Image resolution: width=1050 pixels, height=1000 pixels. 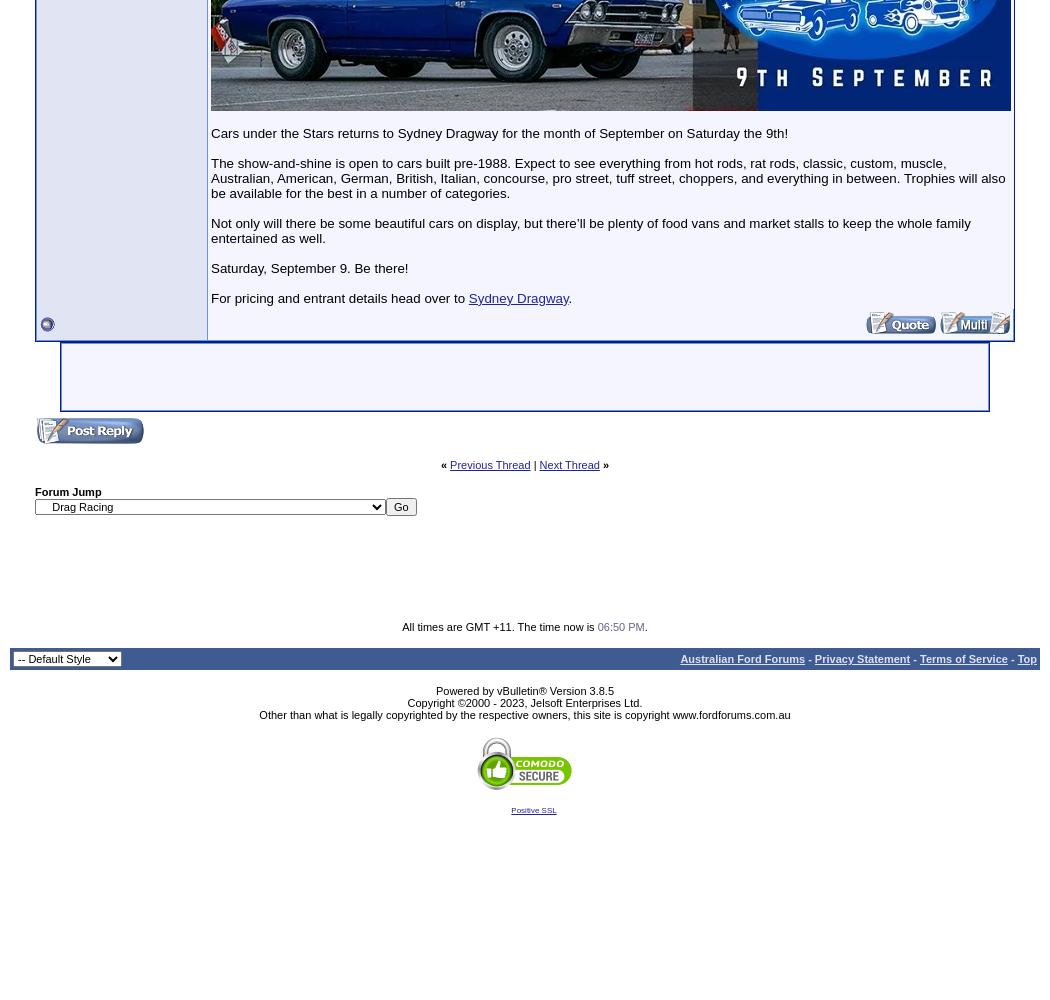 What do you see at coordinates (498, 626) in the screenshot?
I see `'All times are GMT +11. The time now is'` at bounding box center [498, 626].